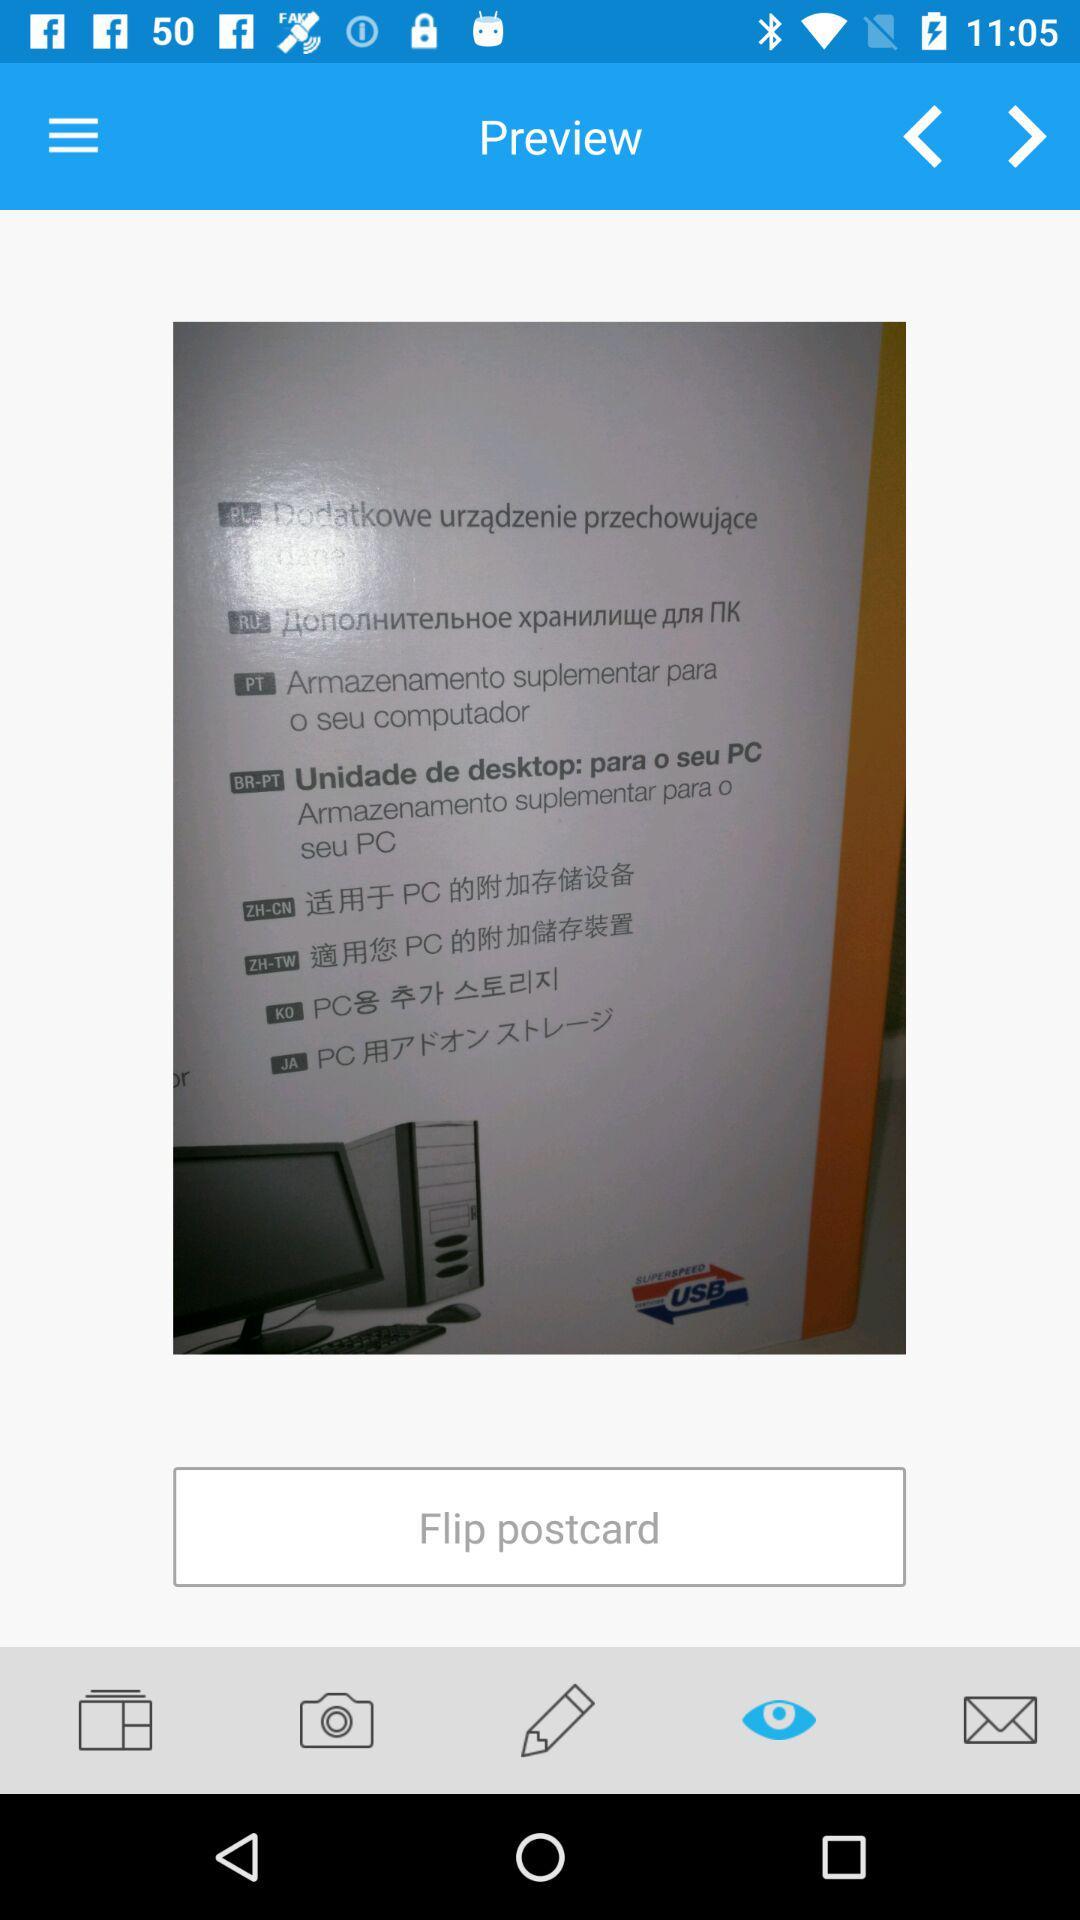 The height and width of the screenshot is (1920, 1080). What do you see at coordinates (922, 135) in the screenshot?
I see `go back` at bounding box center [922, 135].